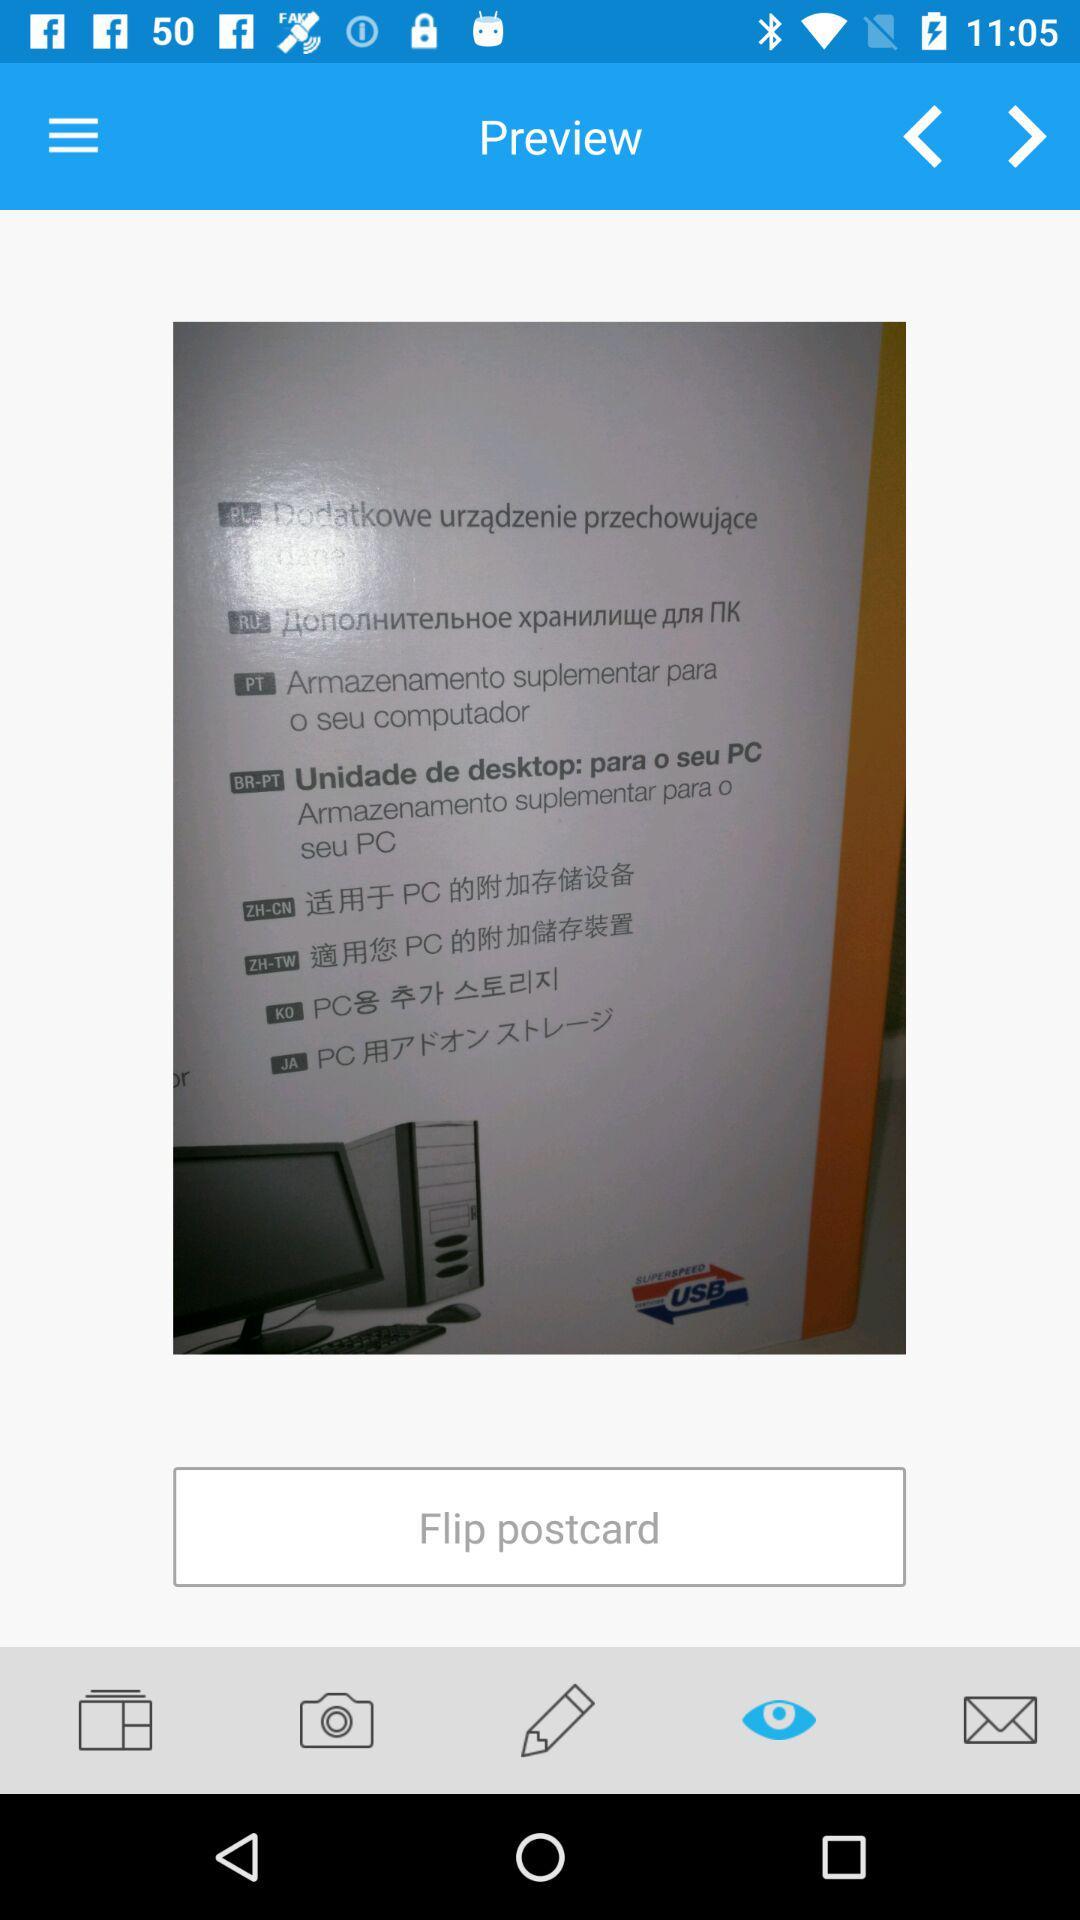 The height and width of the screenshot is (1920, 1080). What do you see at coordinates (922, 135) in the screenshot?
I see `go back` at bounding box center [922, 135].